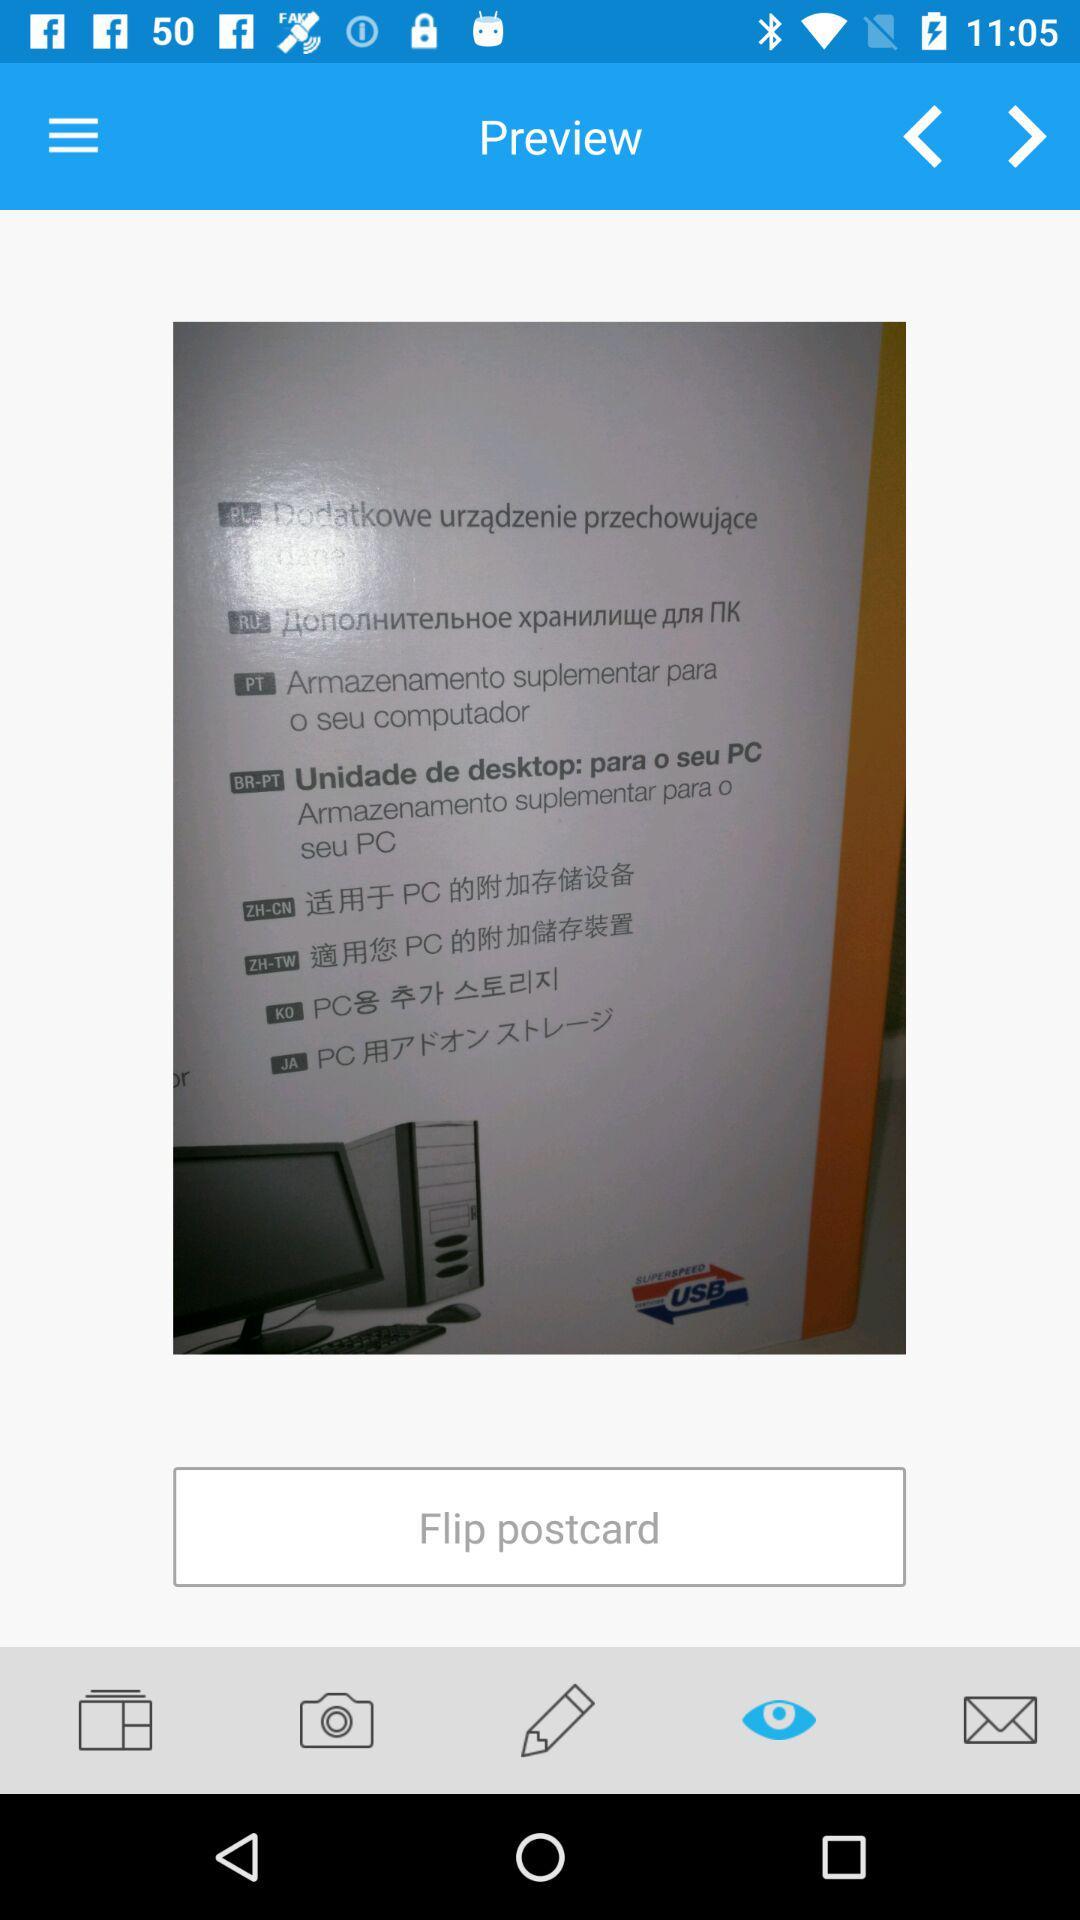 The height and width of the screenshot is (1920, 1080). What do you see at coordinates (922, 135) in the screenshot?
I see `go back` at bounding box center [922, 135].